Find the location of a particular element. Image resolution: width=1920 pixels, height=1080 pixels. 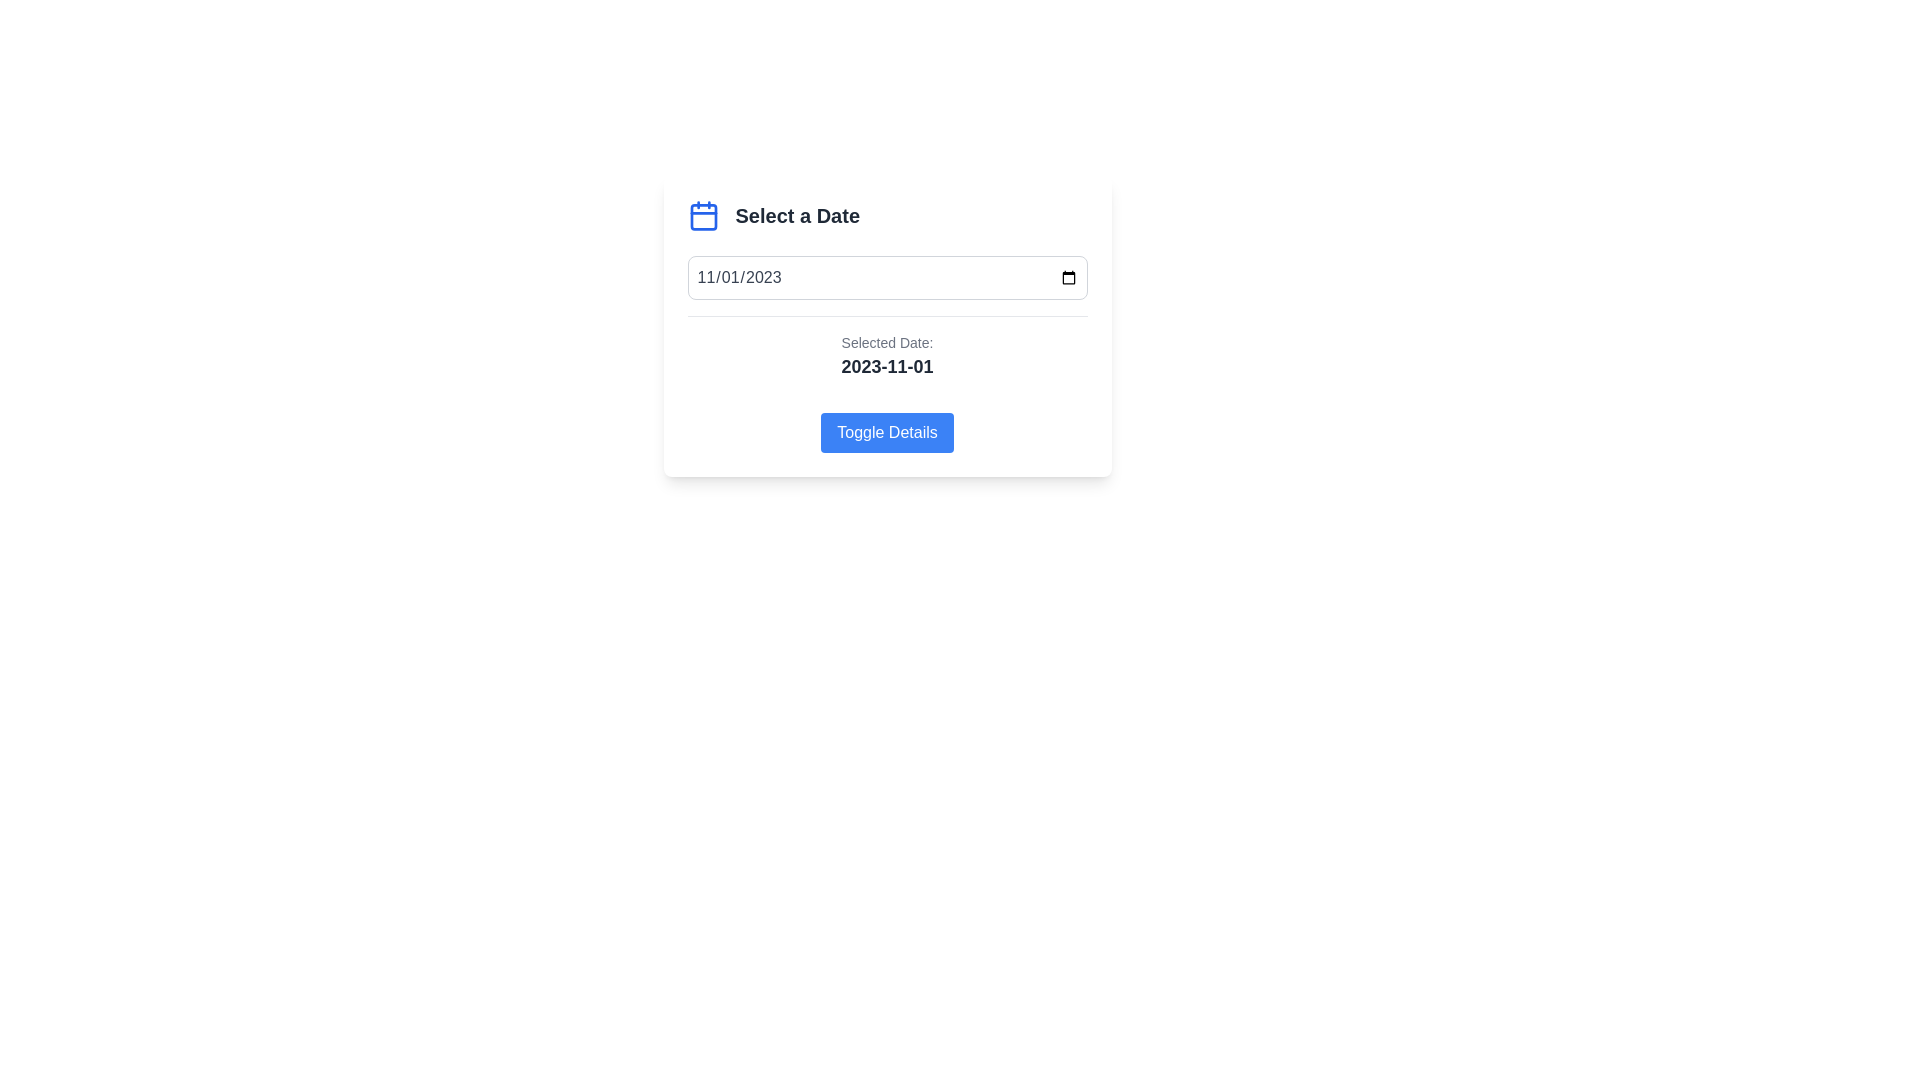

the text label reading 'Selected Date:', which is styled in gray and located above the date '2023-11-01' is located at coordinates (886, 342).